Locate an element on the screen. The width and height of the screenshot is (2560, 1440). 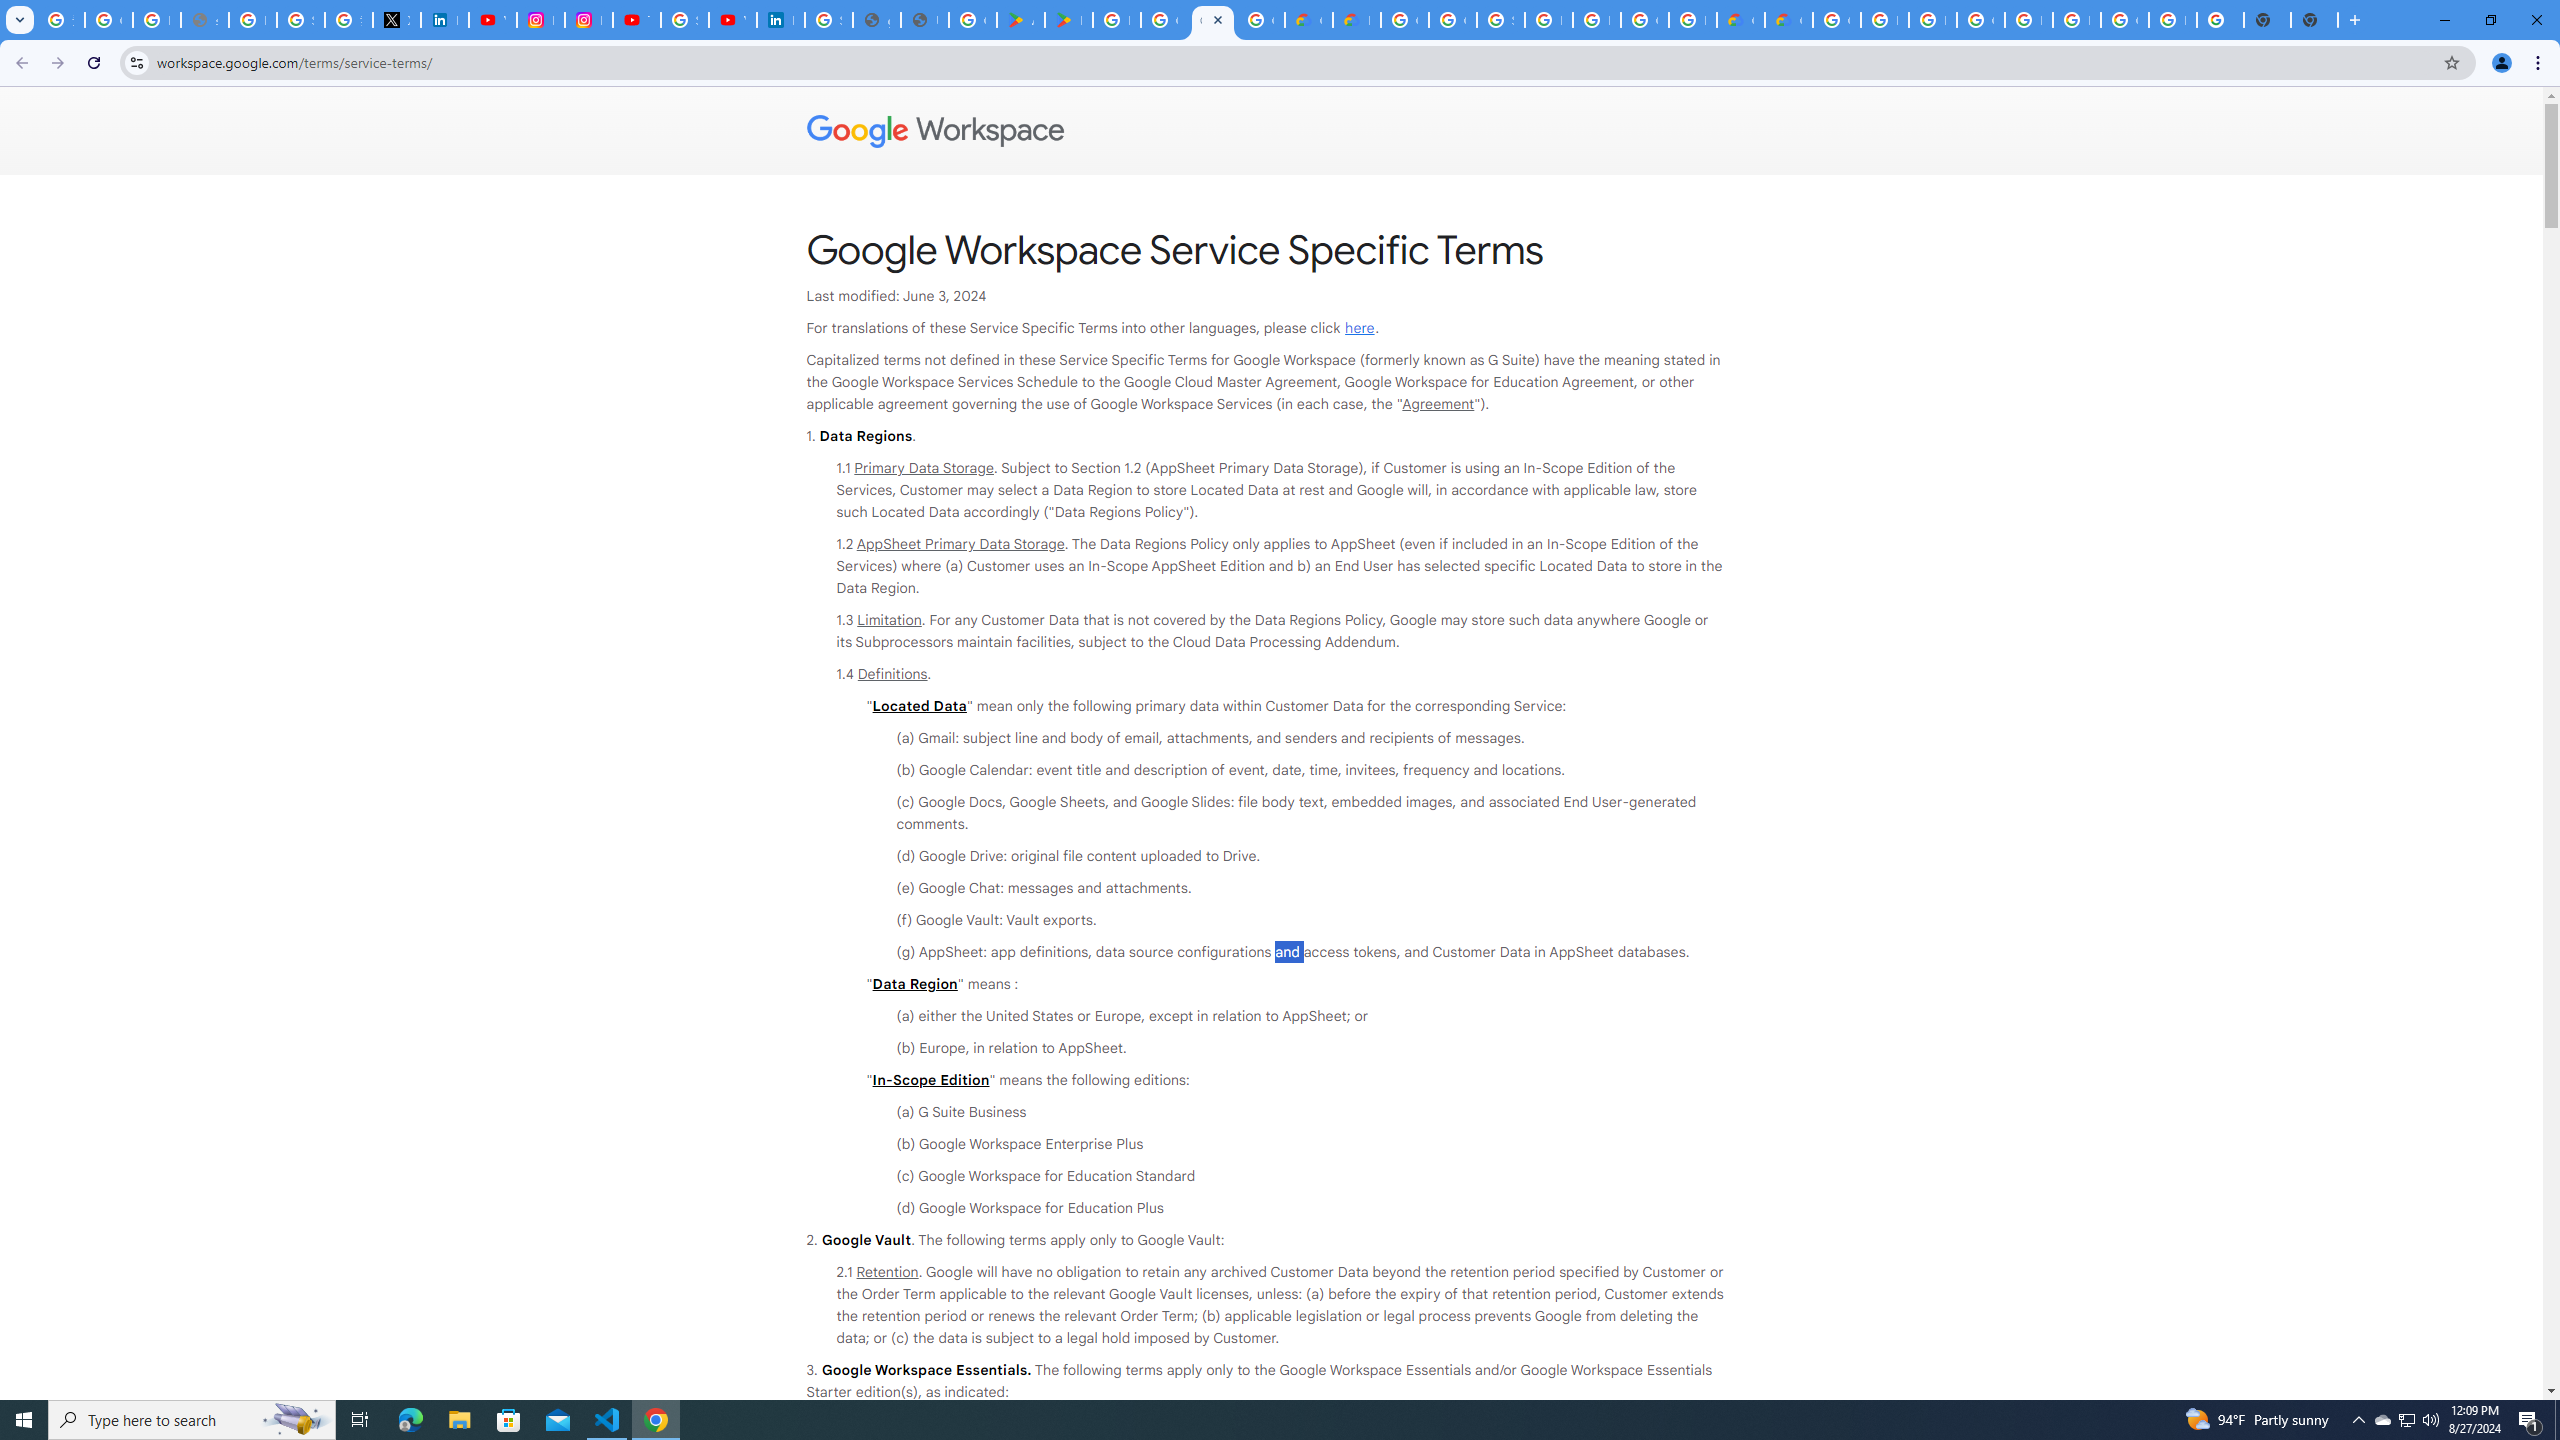
'Google Cloud Platform' is located at coordinates (1405, 19).